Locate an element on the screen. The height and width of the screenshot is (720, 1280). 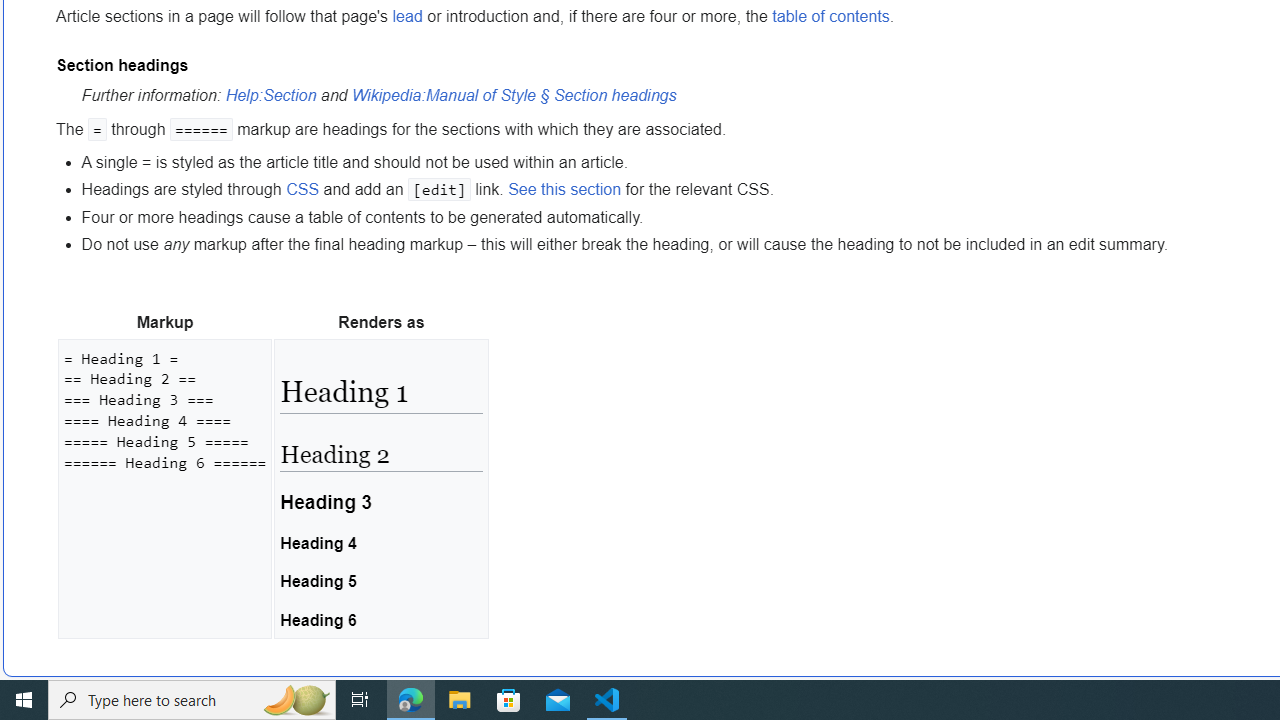
'Markup' is located at coordinates (165, 321).